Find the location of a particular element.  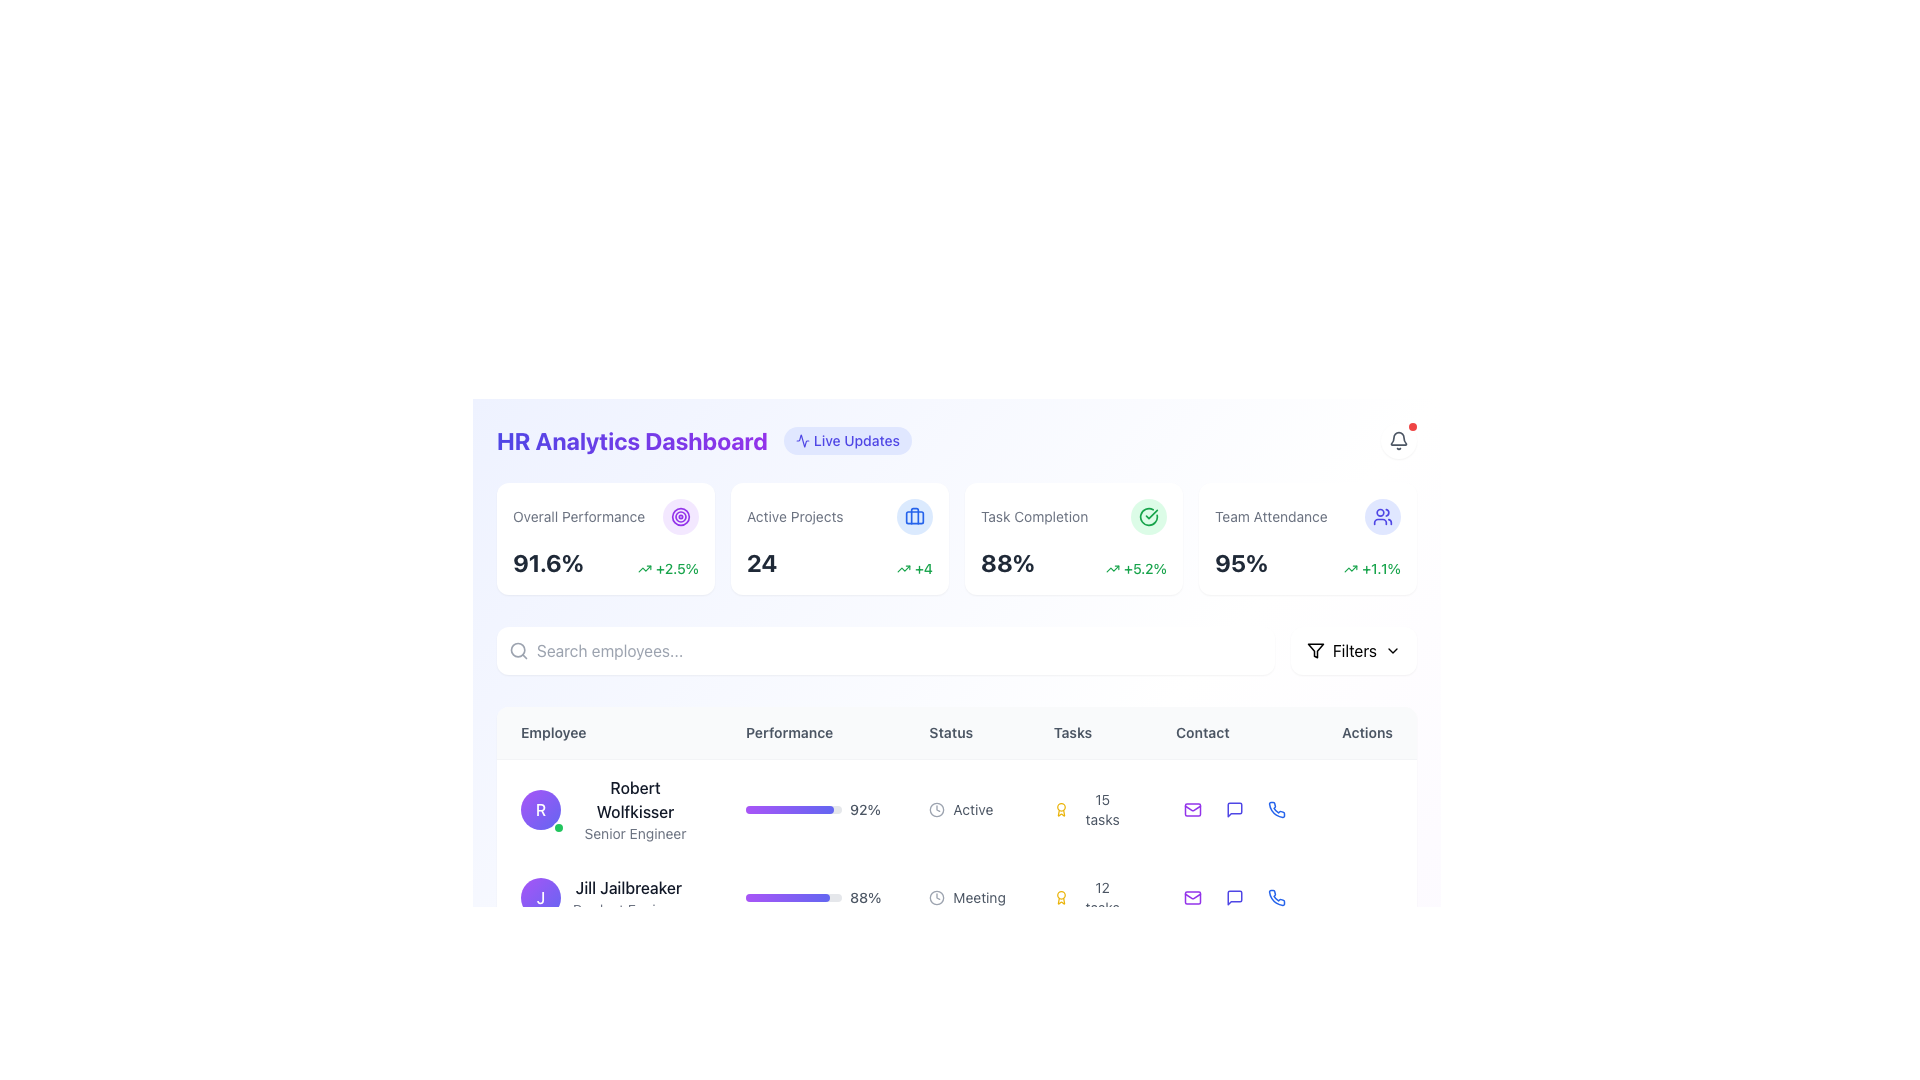

the element indicating a positive percentage change next to '95%' is located at coordinates (1371, 569).